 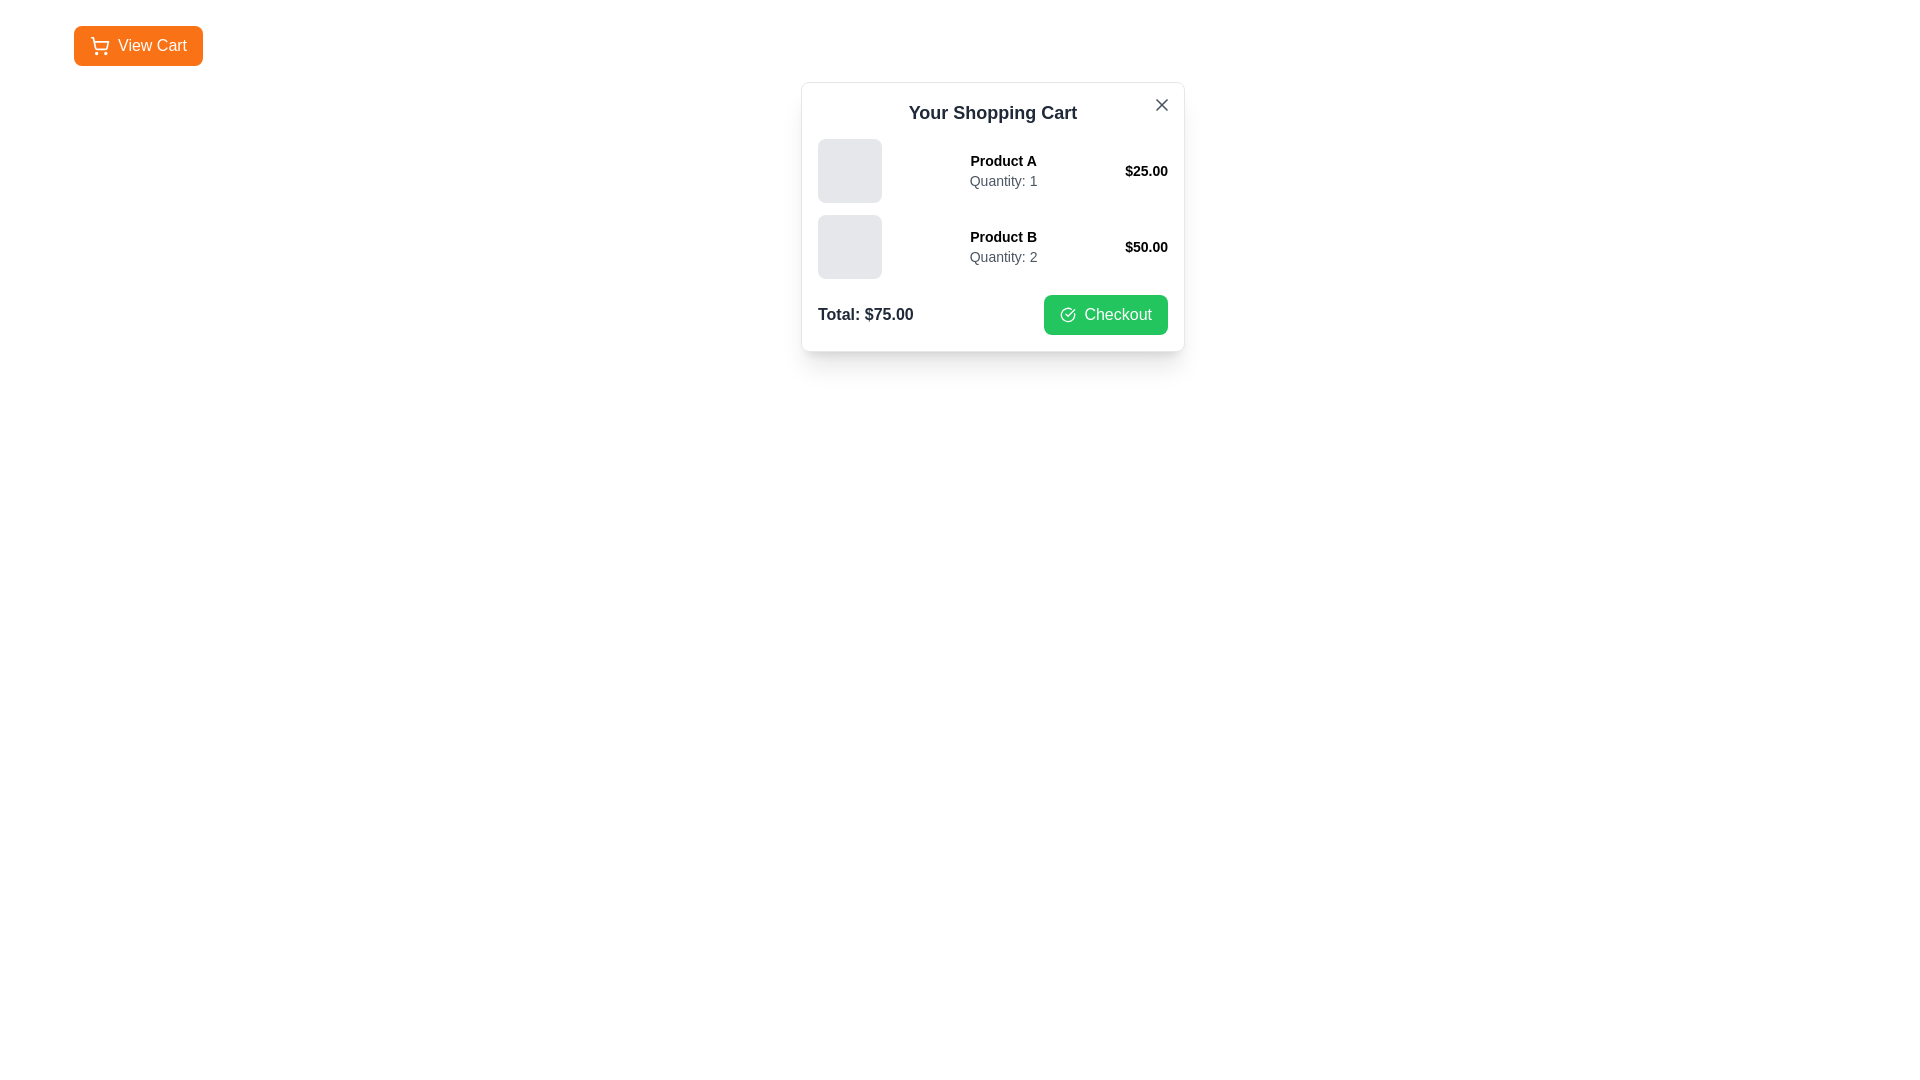 What do you see at coordinates (99, 45) in the screenshot?
I see `the shopping cart icon located to the left of the 'View Cart' text in the upper-left corner of the interface` at bounding box center [99, 45].